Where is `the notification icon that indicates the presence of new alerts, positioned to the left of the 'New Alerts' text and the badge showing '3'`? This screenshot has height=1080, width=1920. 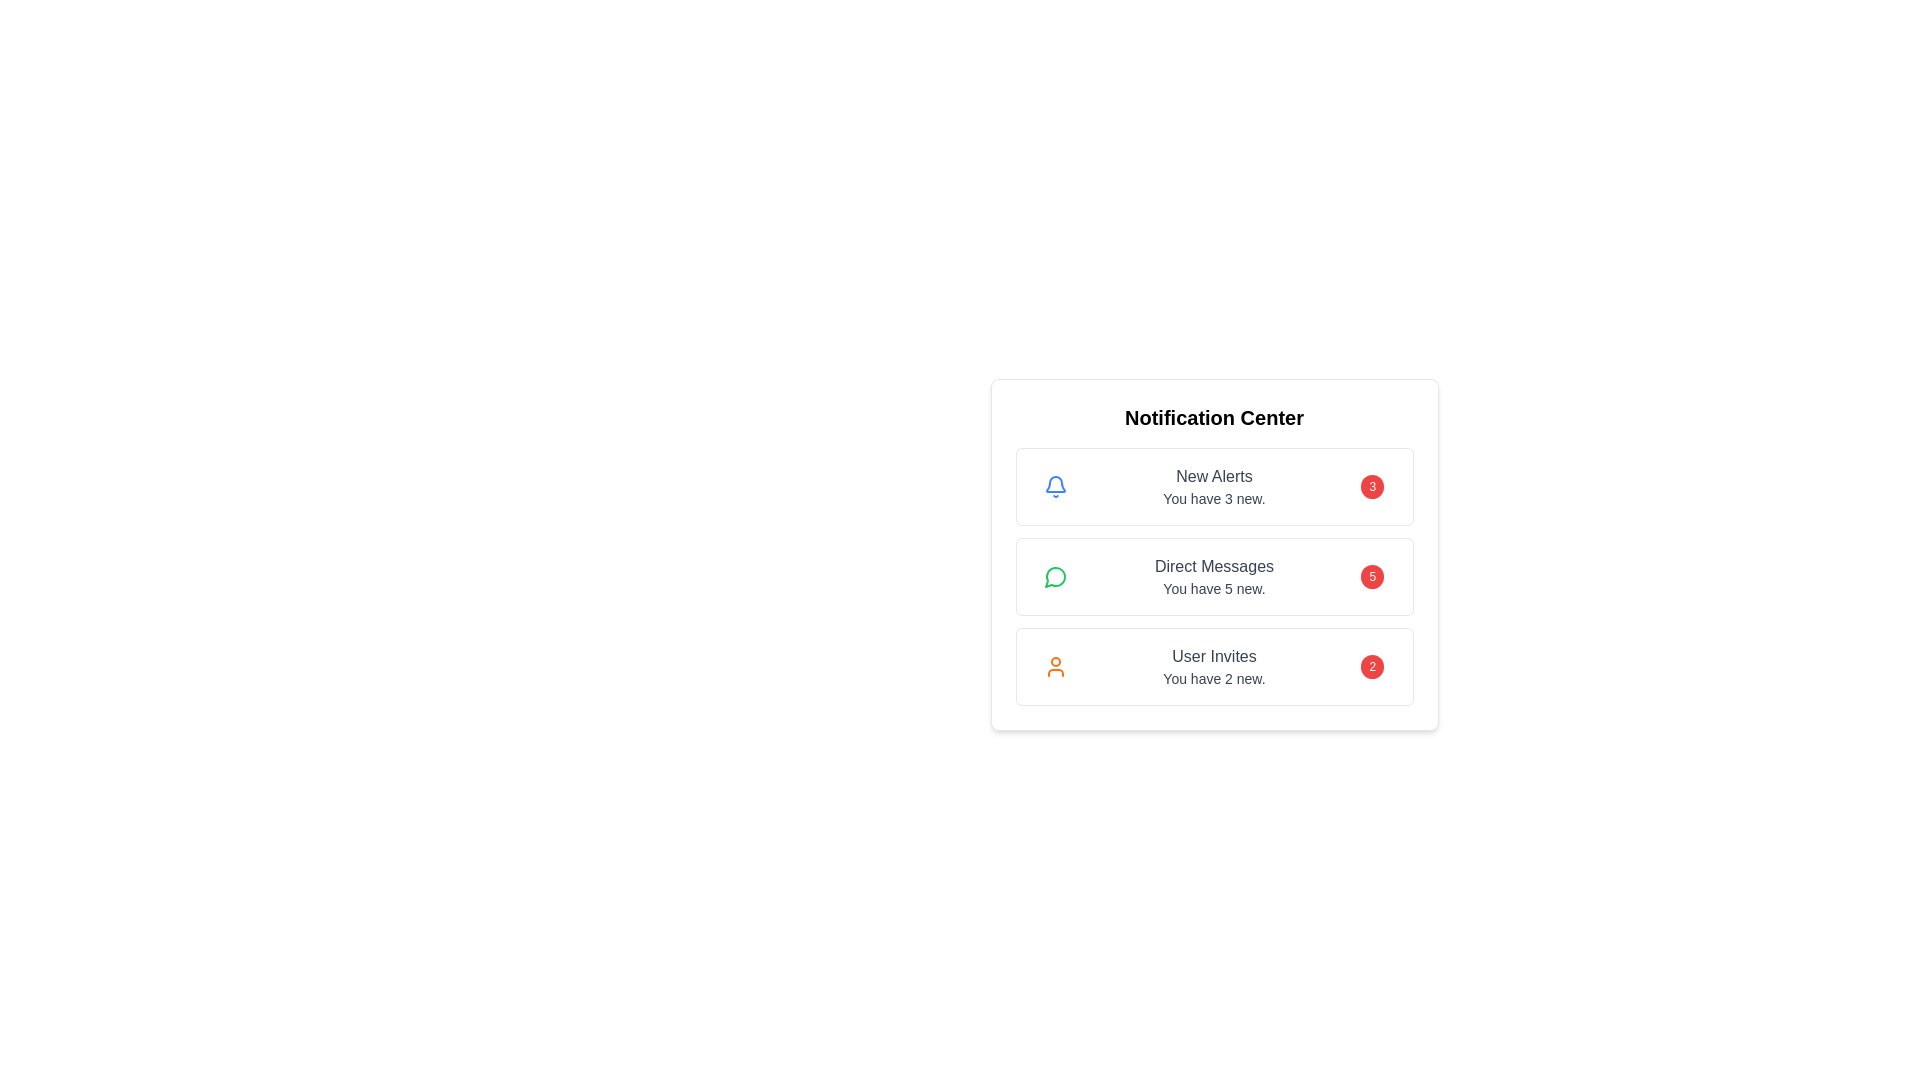 the notification icon that indicates the presence of new alerts, positioned to the left of the 'New Alerts' text and the badge showing '3' is located at coordinates (1055, 486).